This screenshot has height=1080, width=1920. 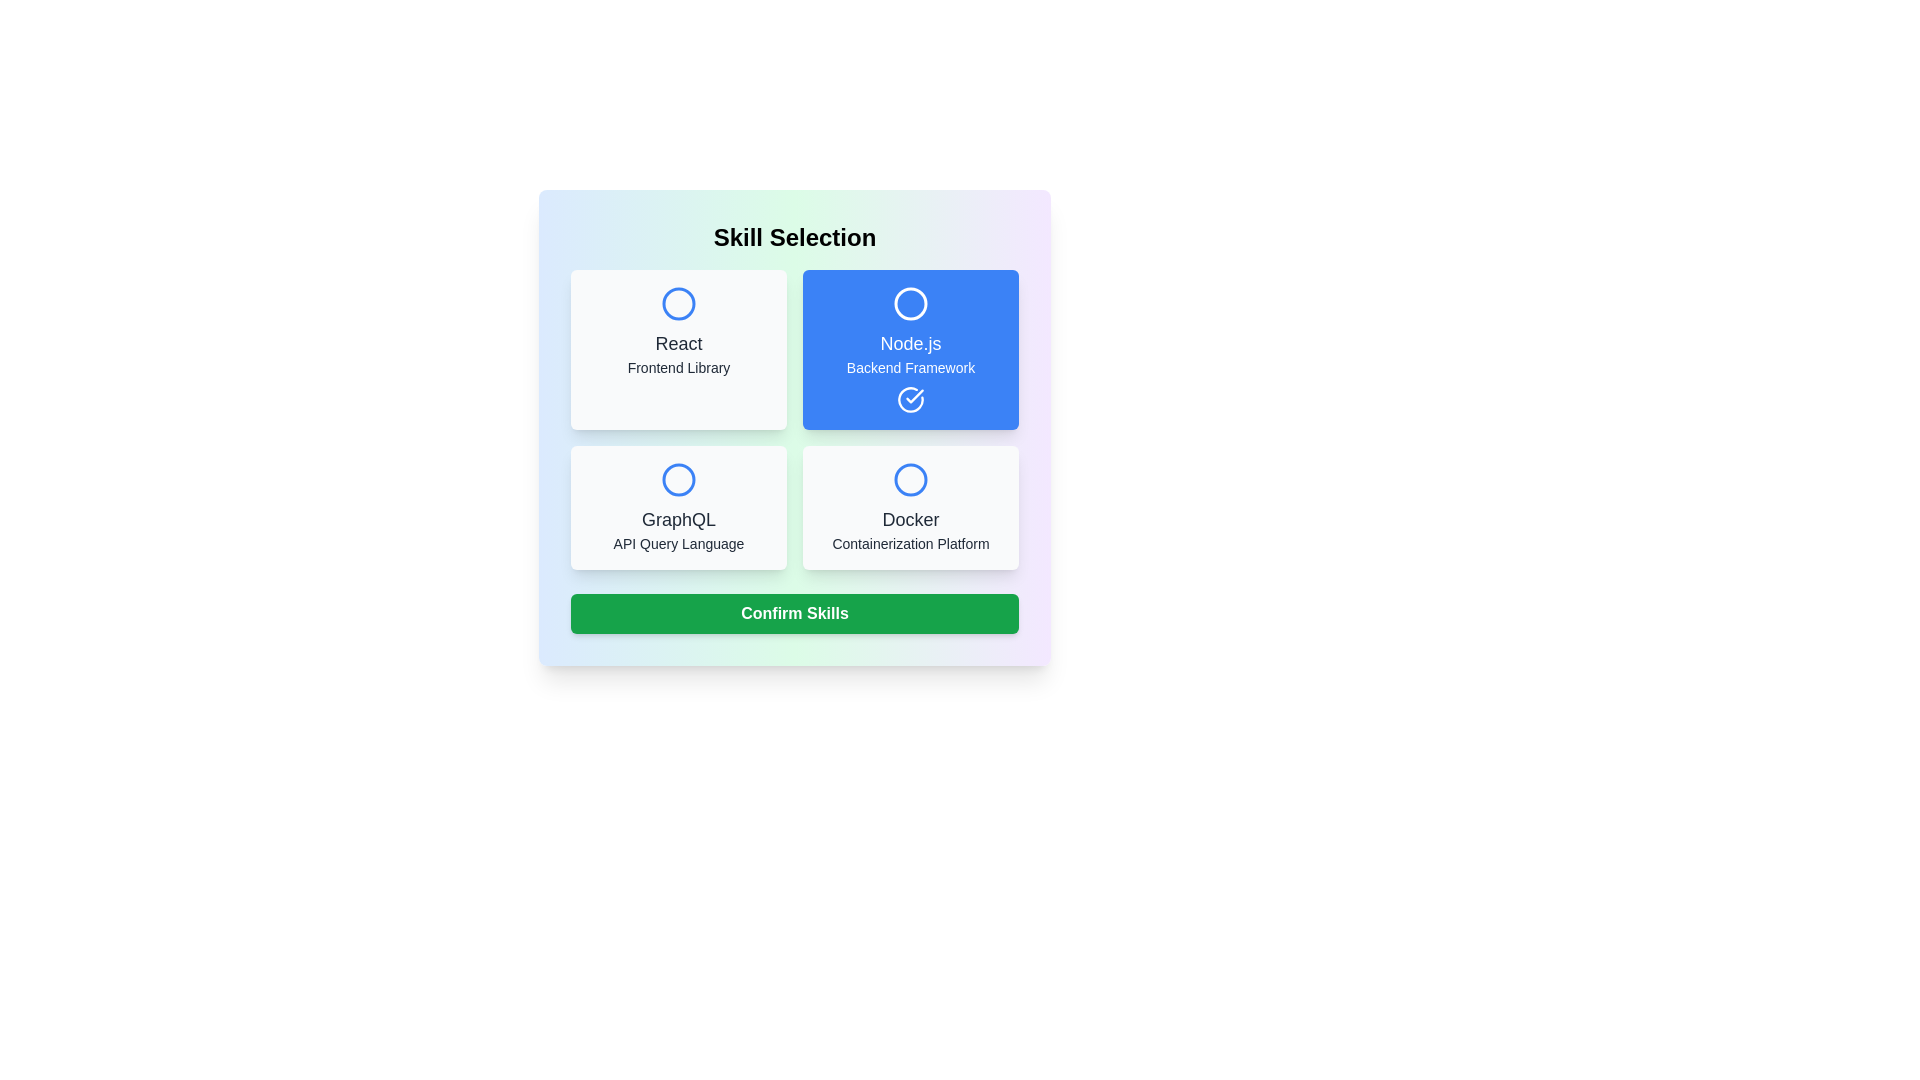 What do you see at coordinates (910, 507) in the screenshot?
I see `the skill chip labeled 'Docker'` at bounding box center [910, 507].